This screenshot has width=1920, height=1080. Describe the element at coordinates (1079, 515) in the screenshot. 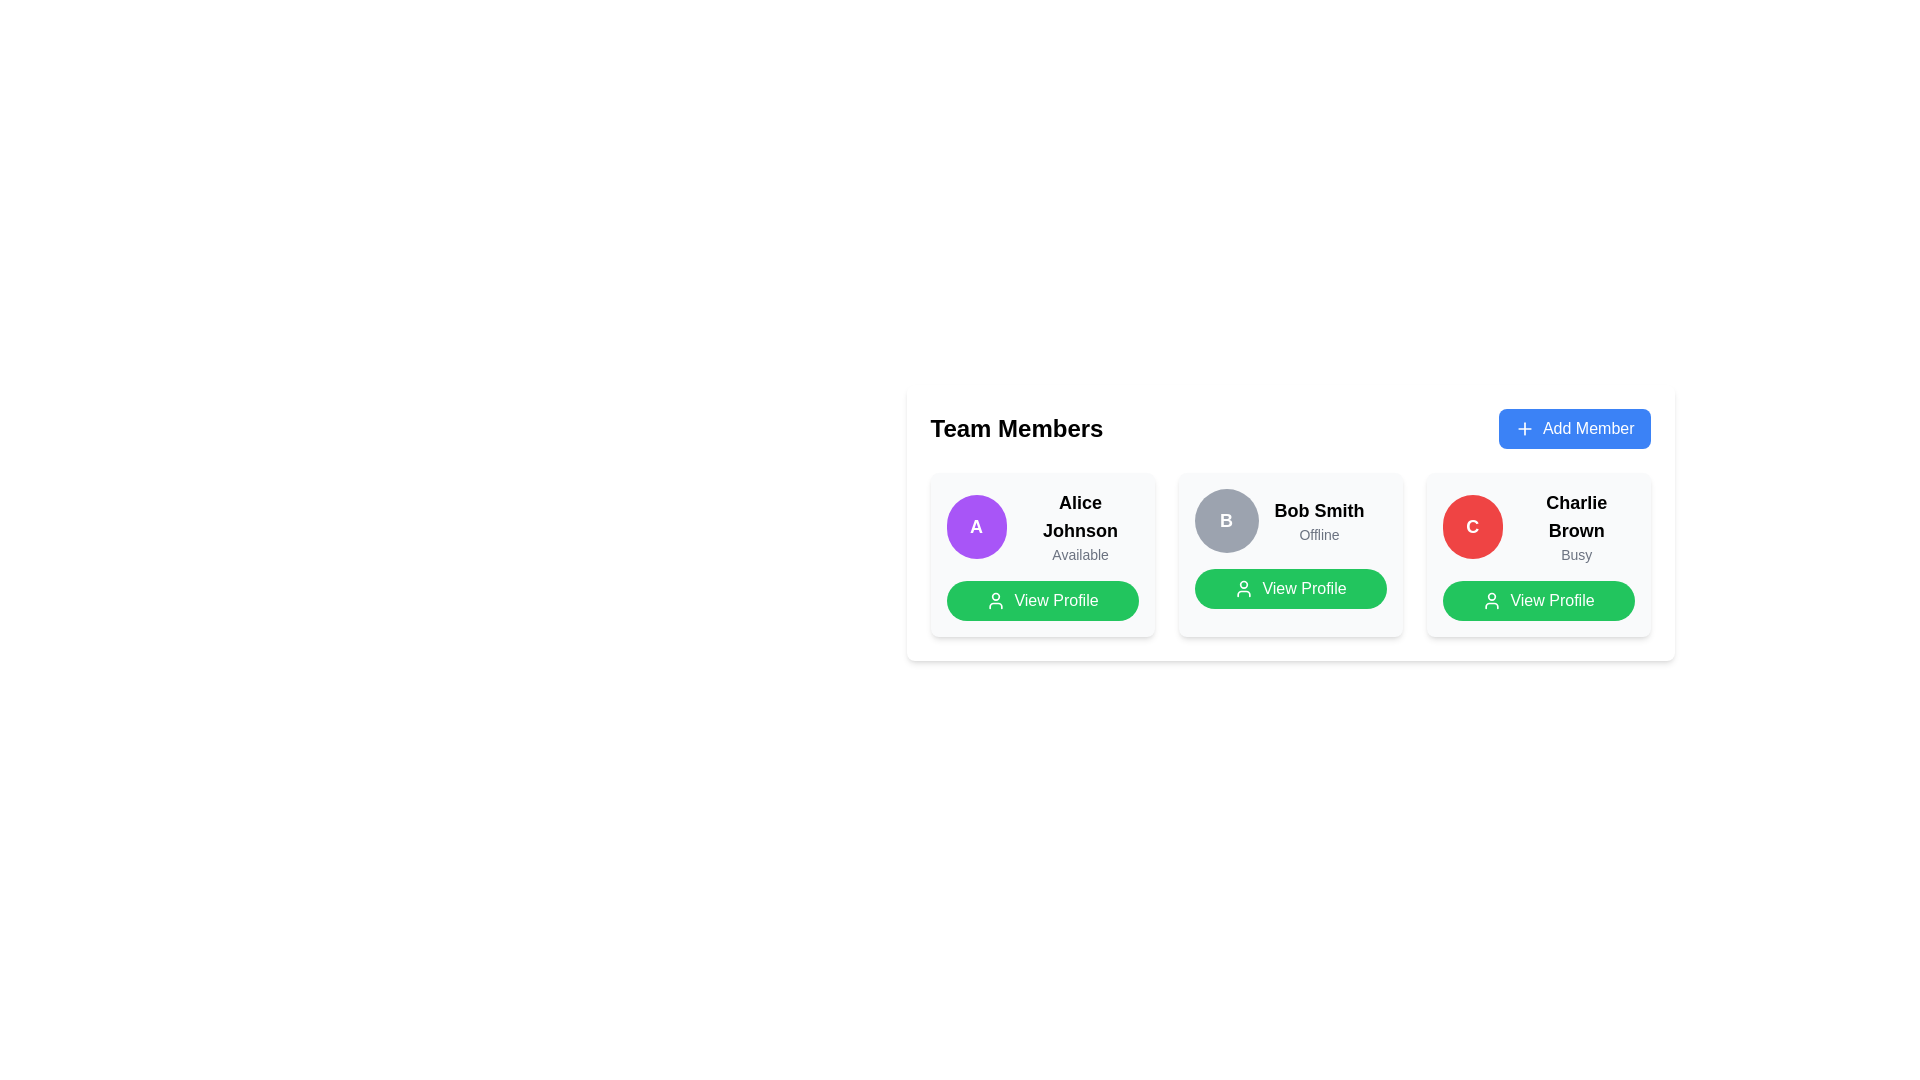

I see `the text label displaying 'Alice Johnson', which identifies the team member, to trigger any potential tooltip` at that location.